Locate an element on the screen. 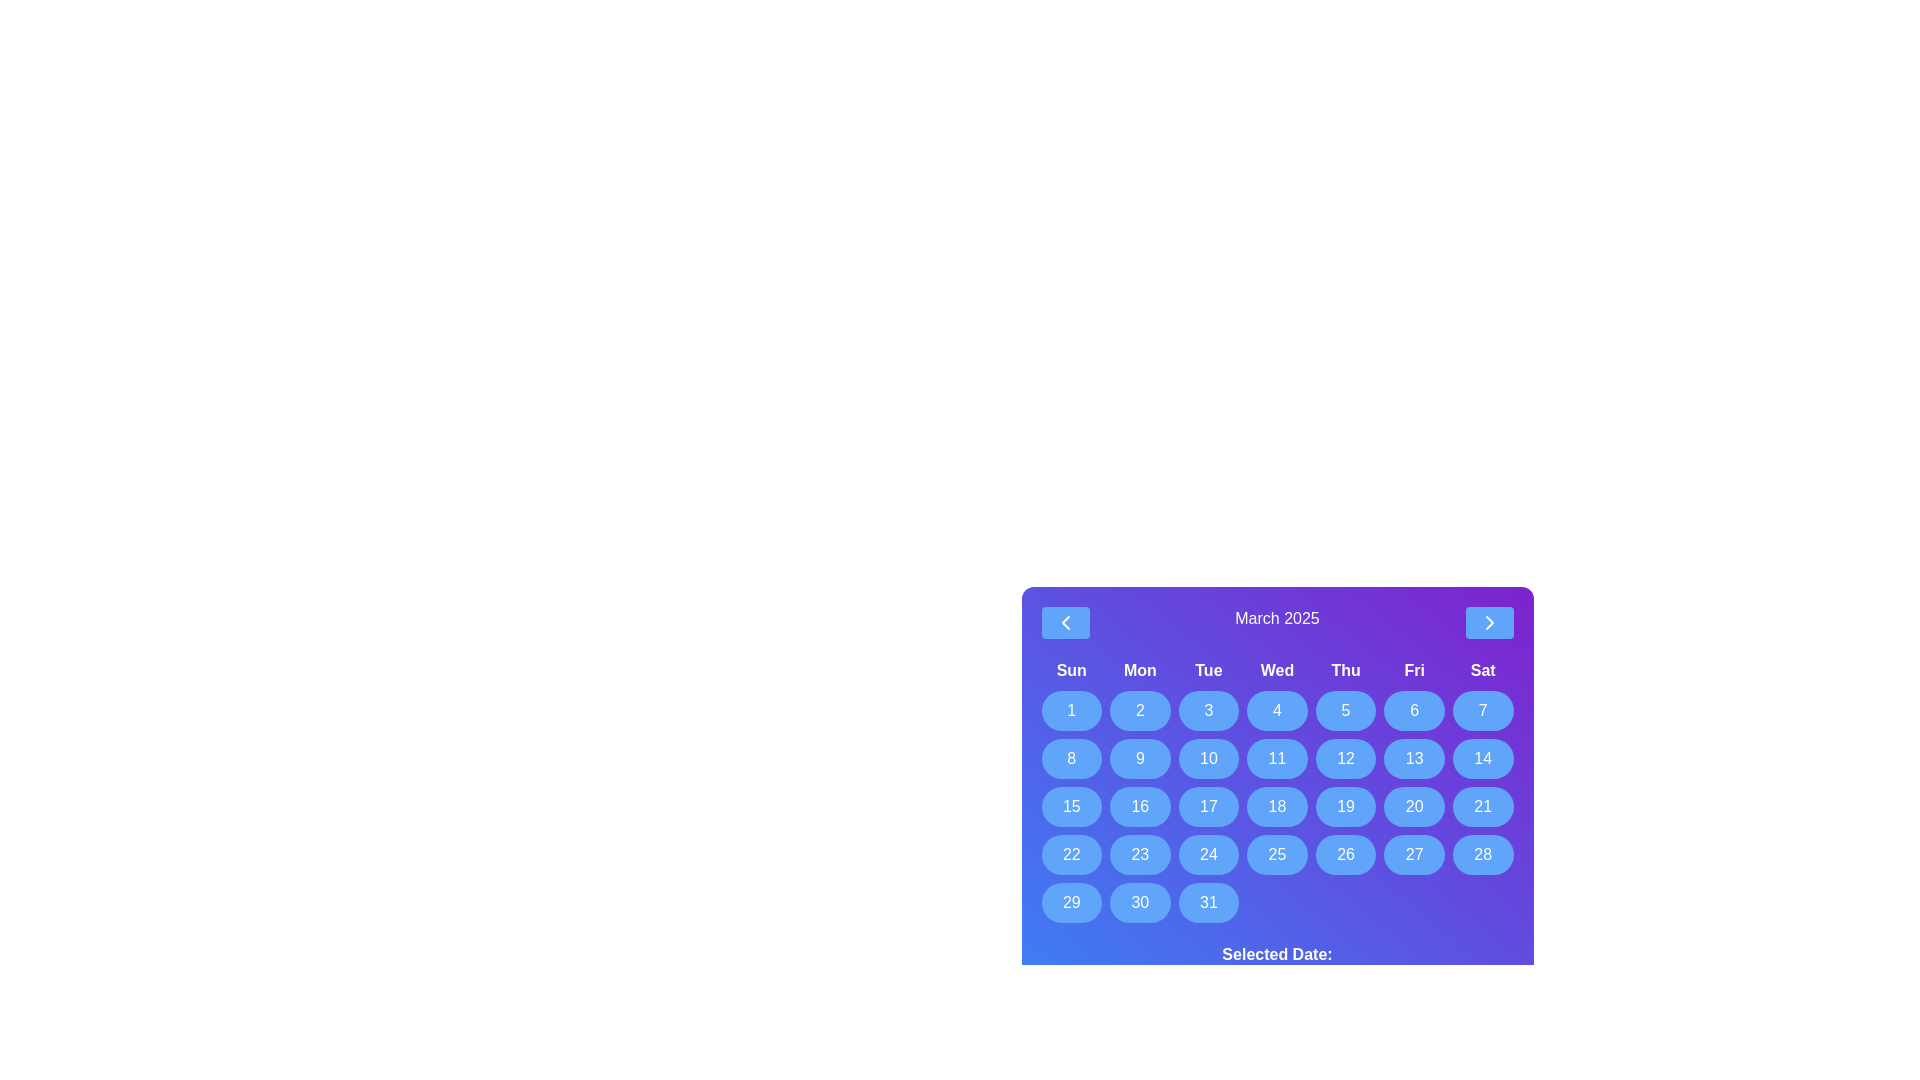 Image resolution: width=1920 pixels, height=1080 pixels. the static label that displays 'Thursday', which is the fifth element in a row of seven elements representing the days of the week in the upper part of the grid calendar is located at coordinates (1346, 671).